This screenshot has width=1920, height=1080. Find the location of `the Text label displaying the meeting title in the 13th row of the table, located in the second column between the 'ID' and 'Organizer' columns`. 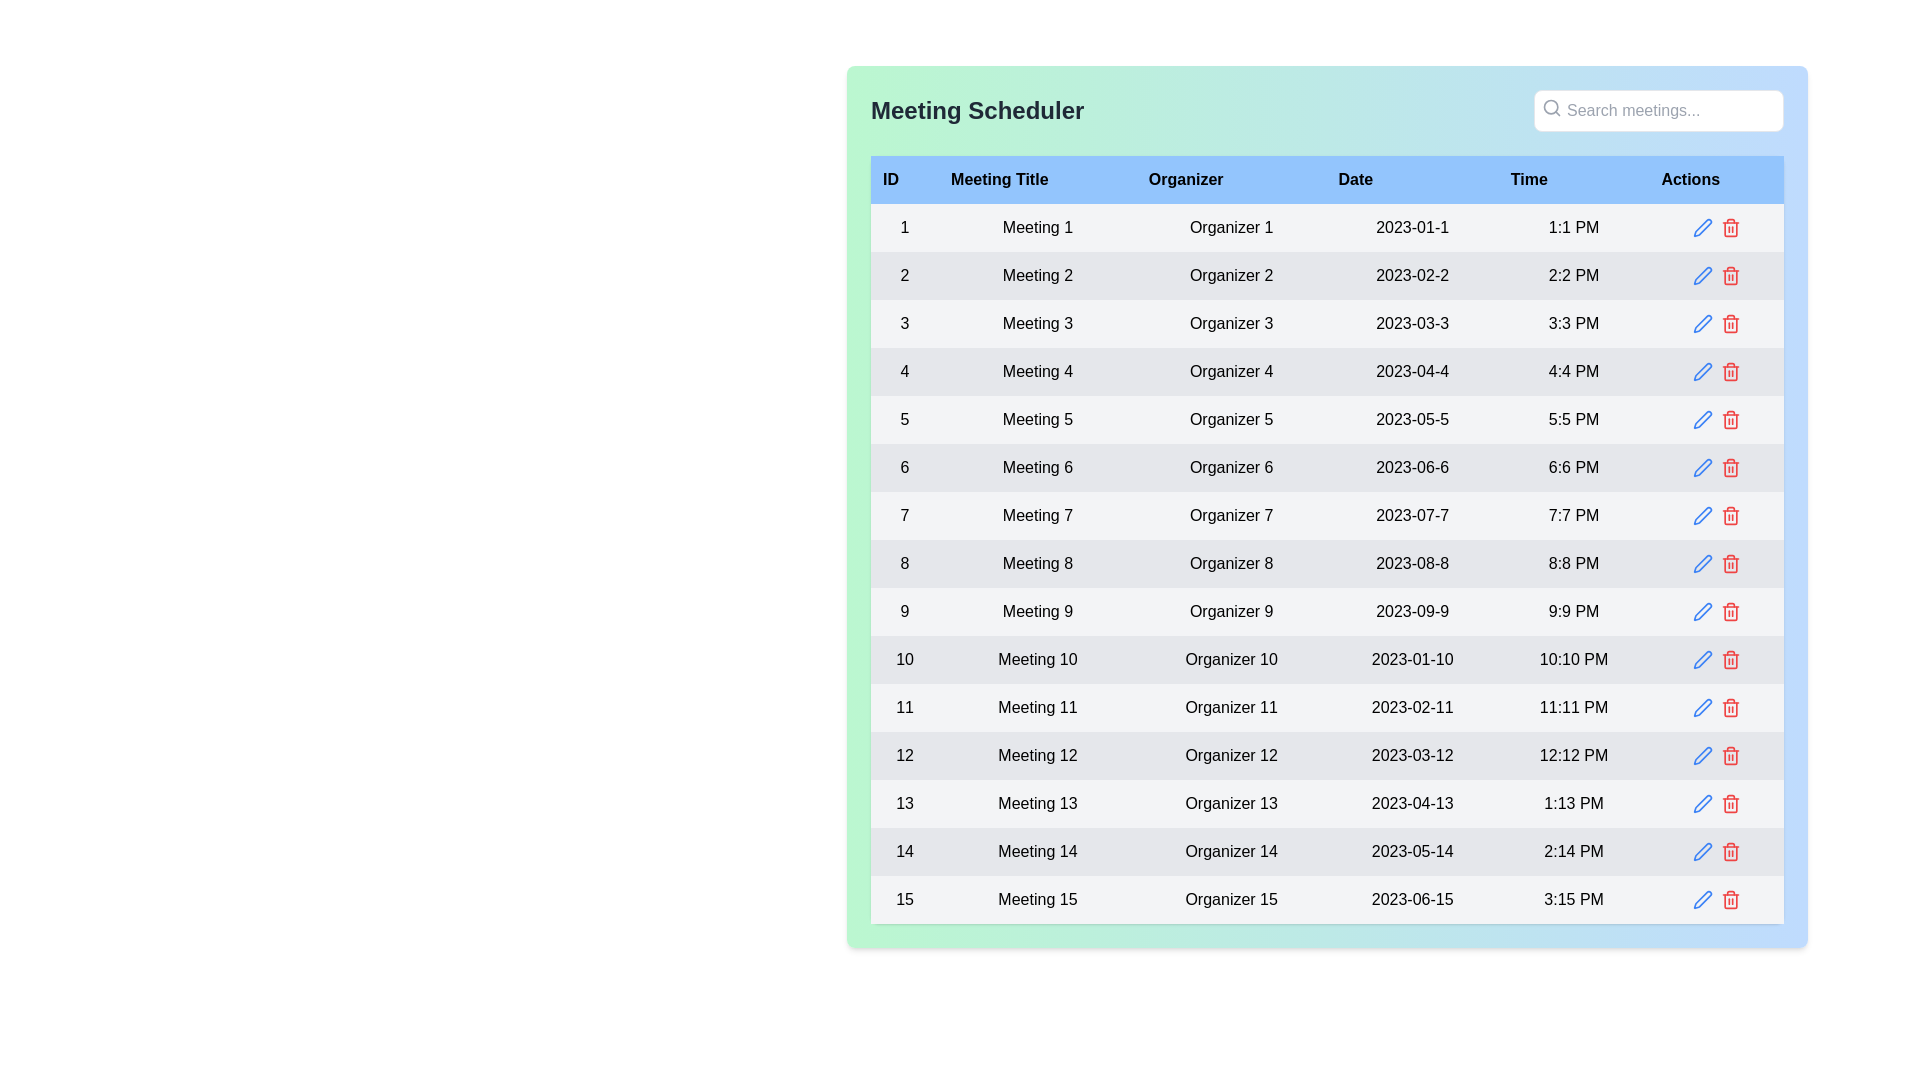

the Text label displaying the meeting title in the 13th row of the table, located in the second column between the 'ID' and 'Organizer' columns is located at coordinates (1037, 802).